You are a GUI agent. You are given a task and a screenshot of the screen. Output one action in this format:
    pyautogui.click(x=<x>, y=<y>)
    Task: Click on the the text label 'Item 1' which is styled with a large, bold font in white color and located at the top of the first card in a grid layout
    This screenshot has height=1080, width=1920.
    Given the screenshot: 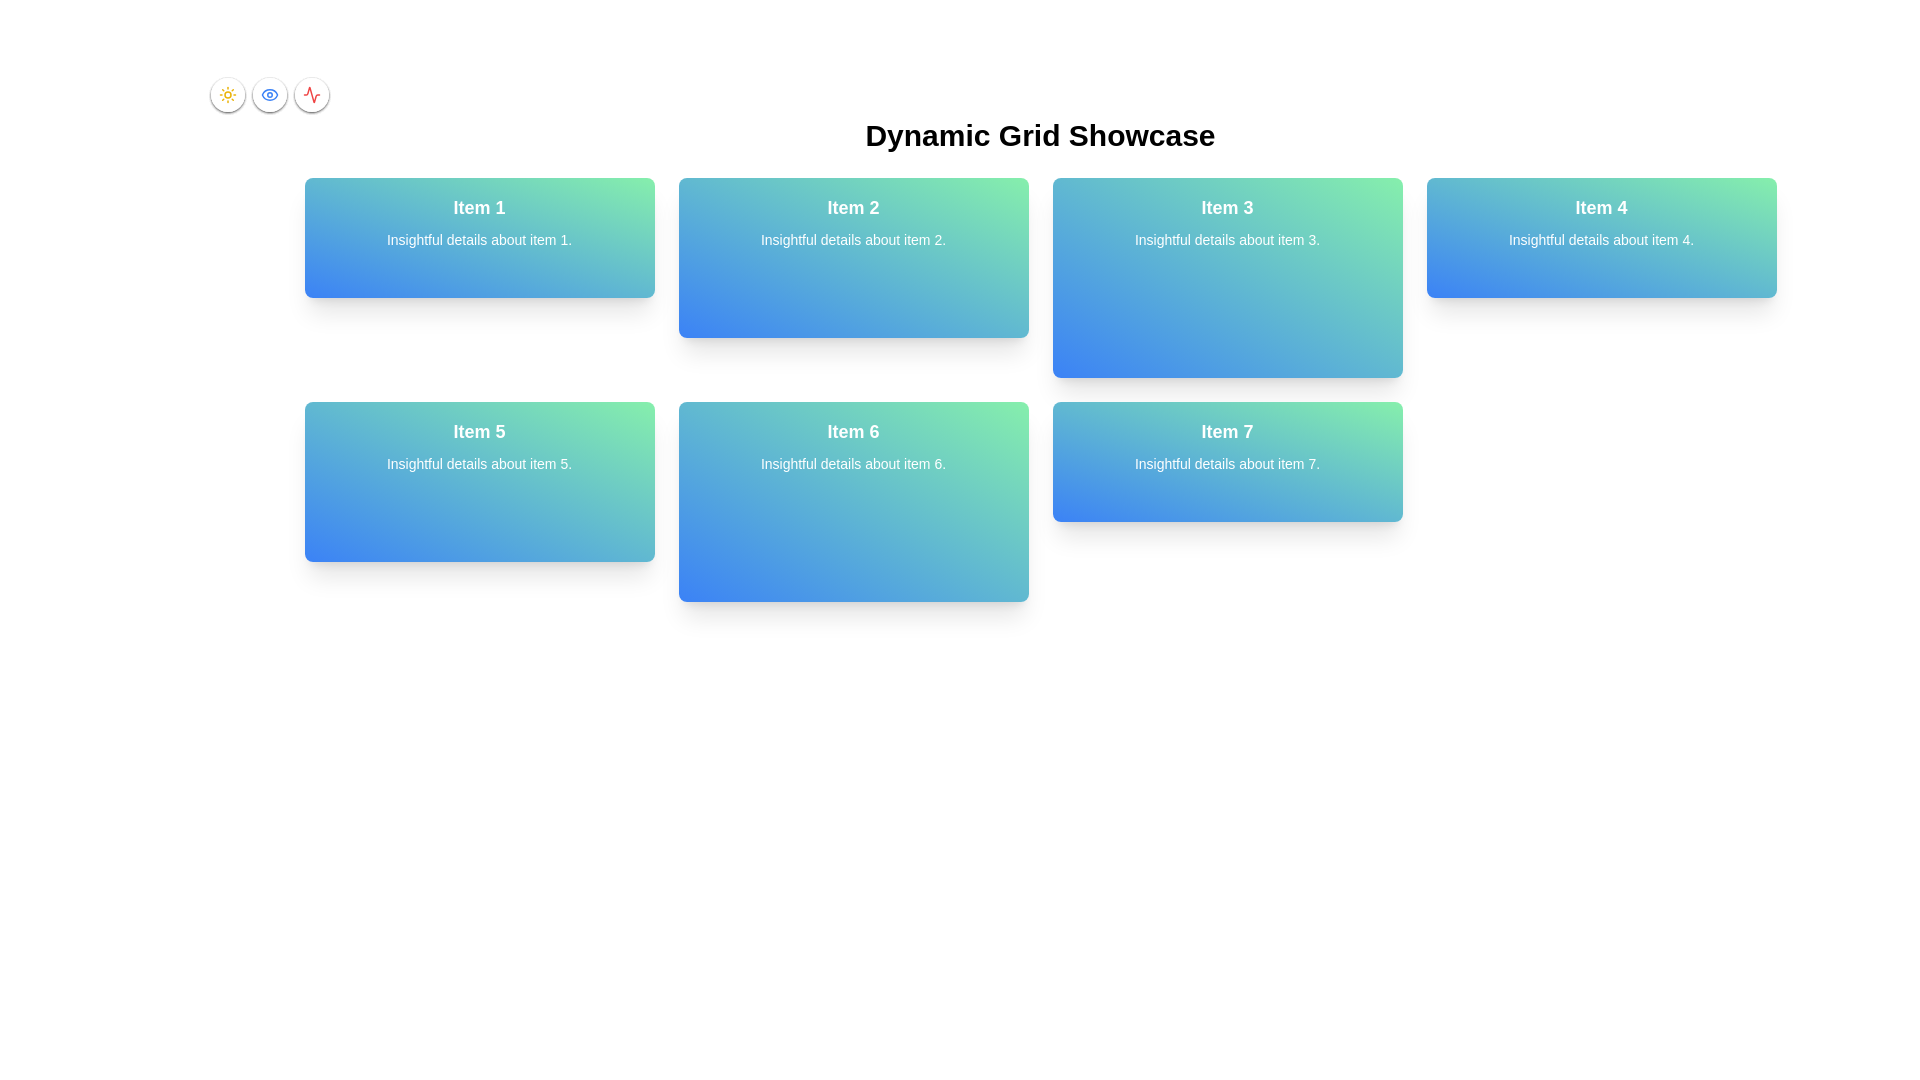 What is the action you would take?
    pyautogui.click(x=478, y=208)
    